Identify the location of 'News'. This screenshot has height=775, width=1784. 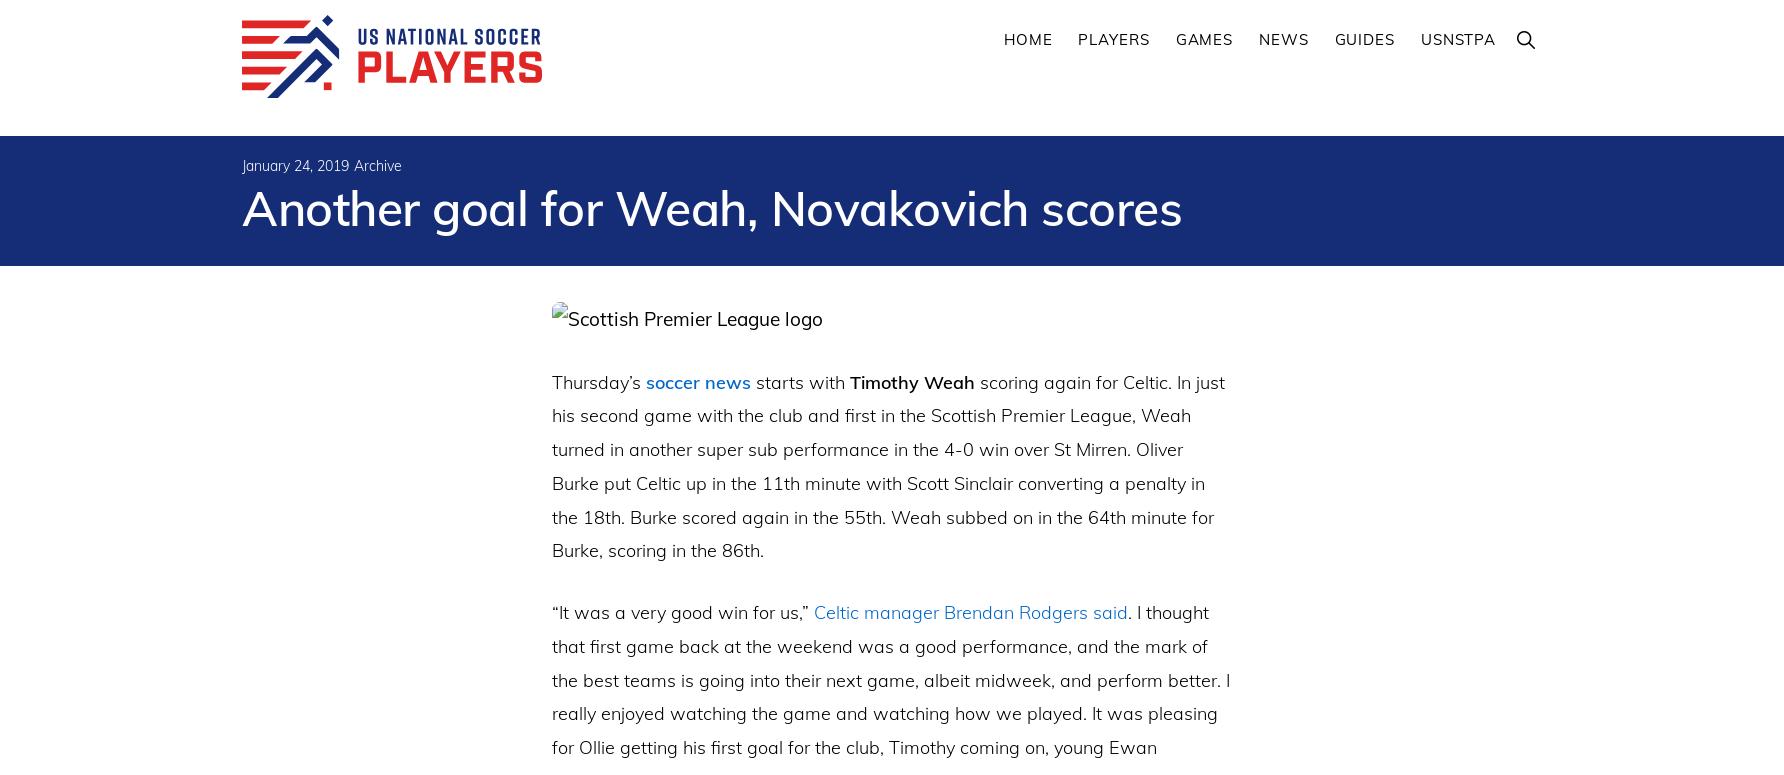
(1282, 39).